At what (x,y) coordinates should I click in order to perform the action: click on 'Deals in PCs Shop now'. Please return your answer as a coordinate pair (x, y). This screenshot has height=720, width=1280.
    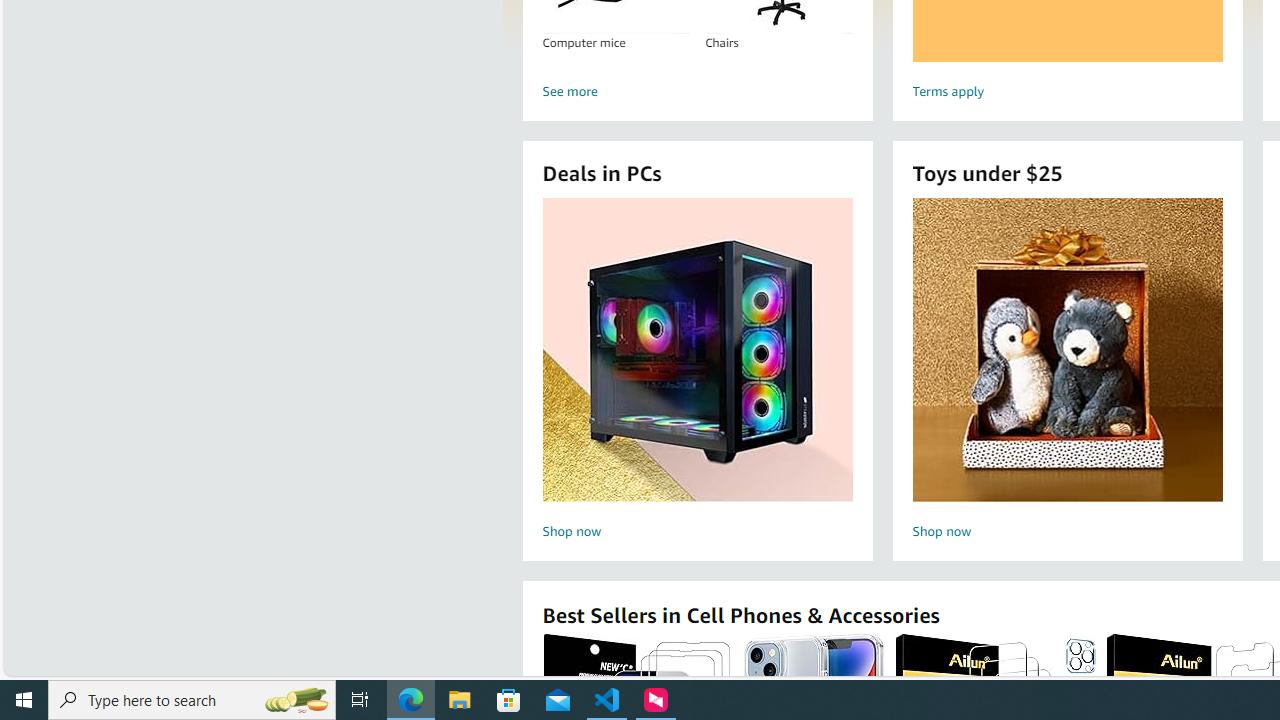
    Looking at the image, I should click on (697, 371).